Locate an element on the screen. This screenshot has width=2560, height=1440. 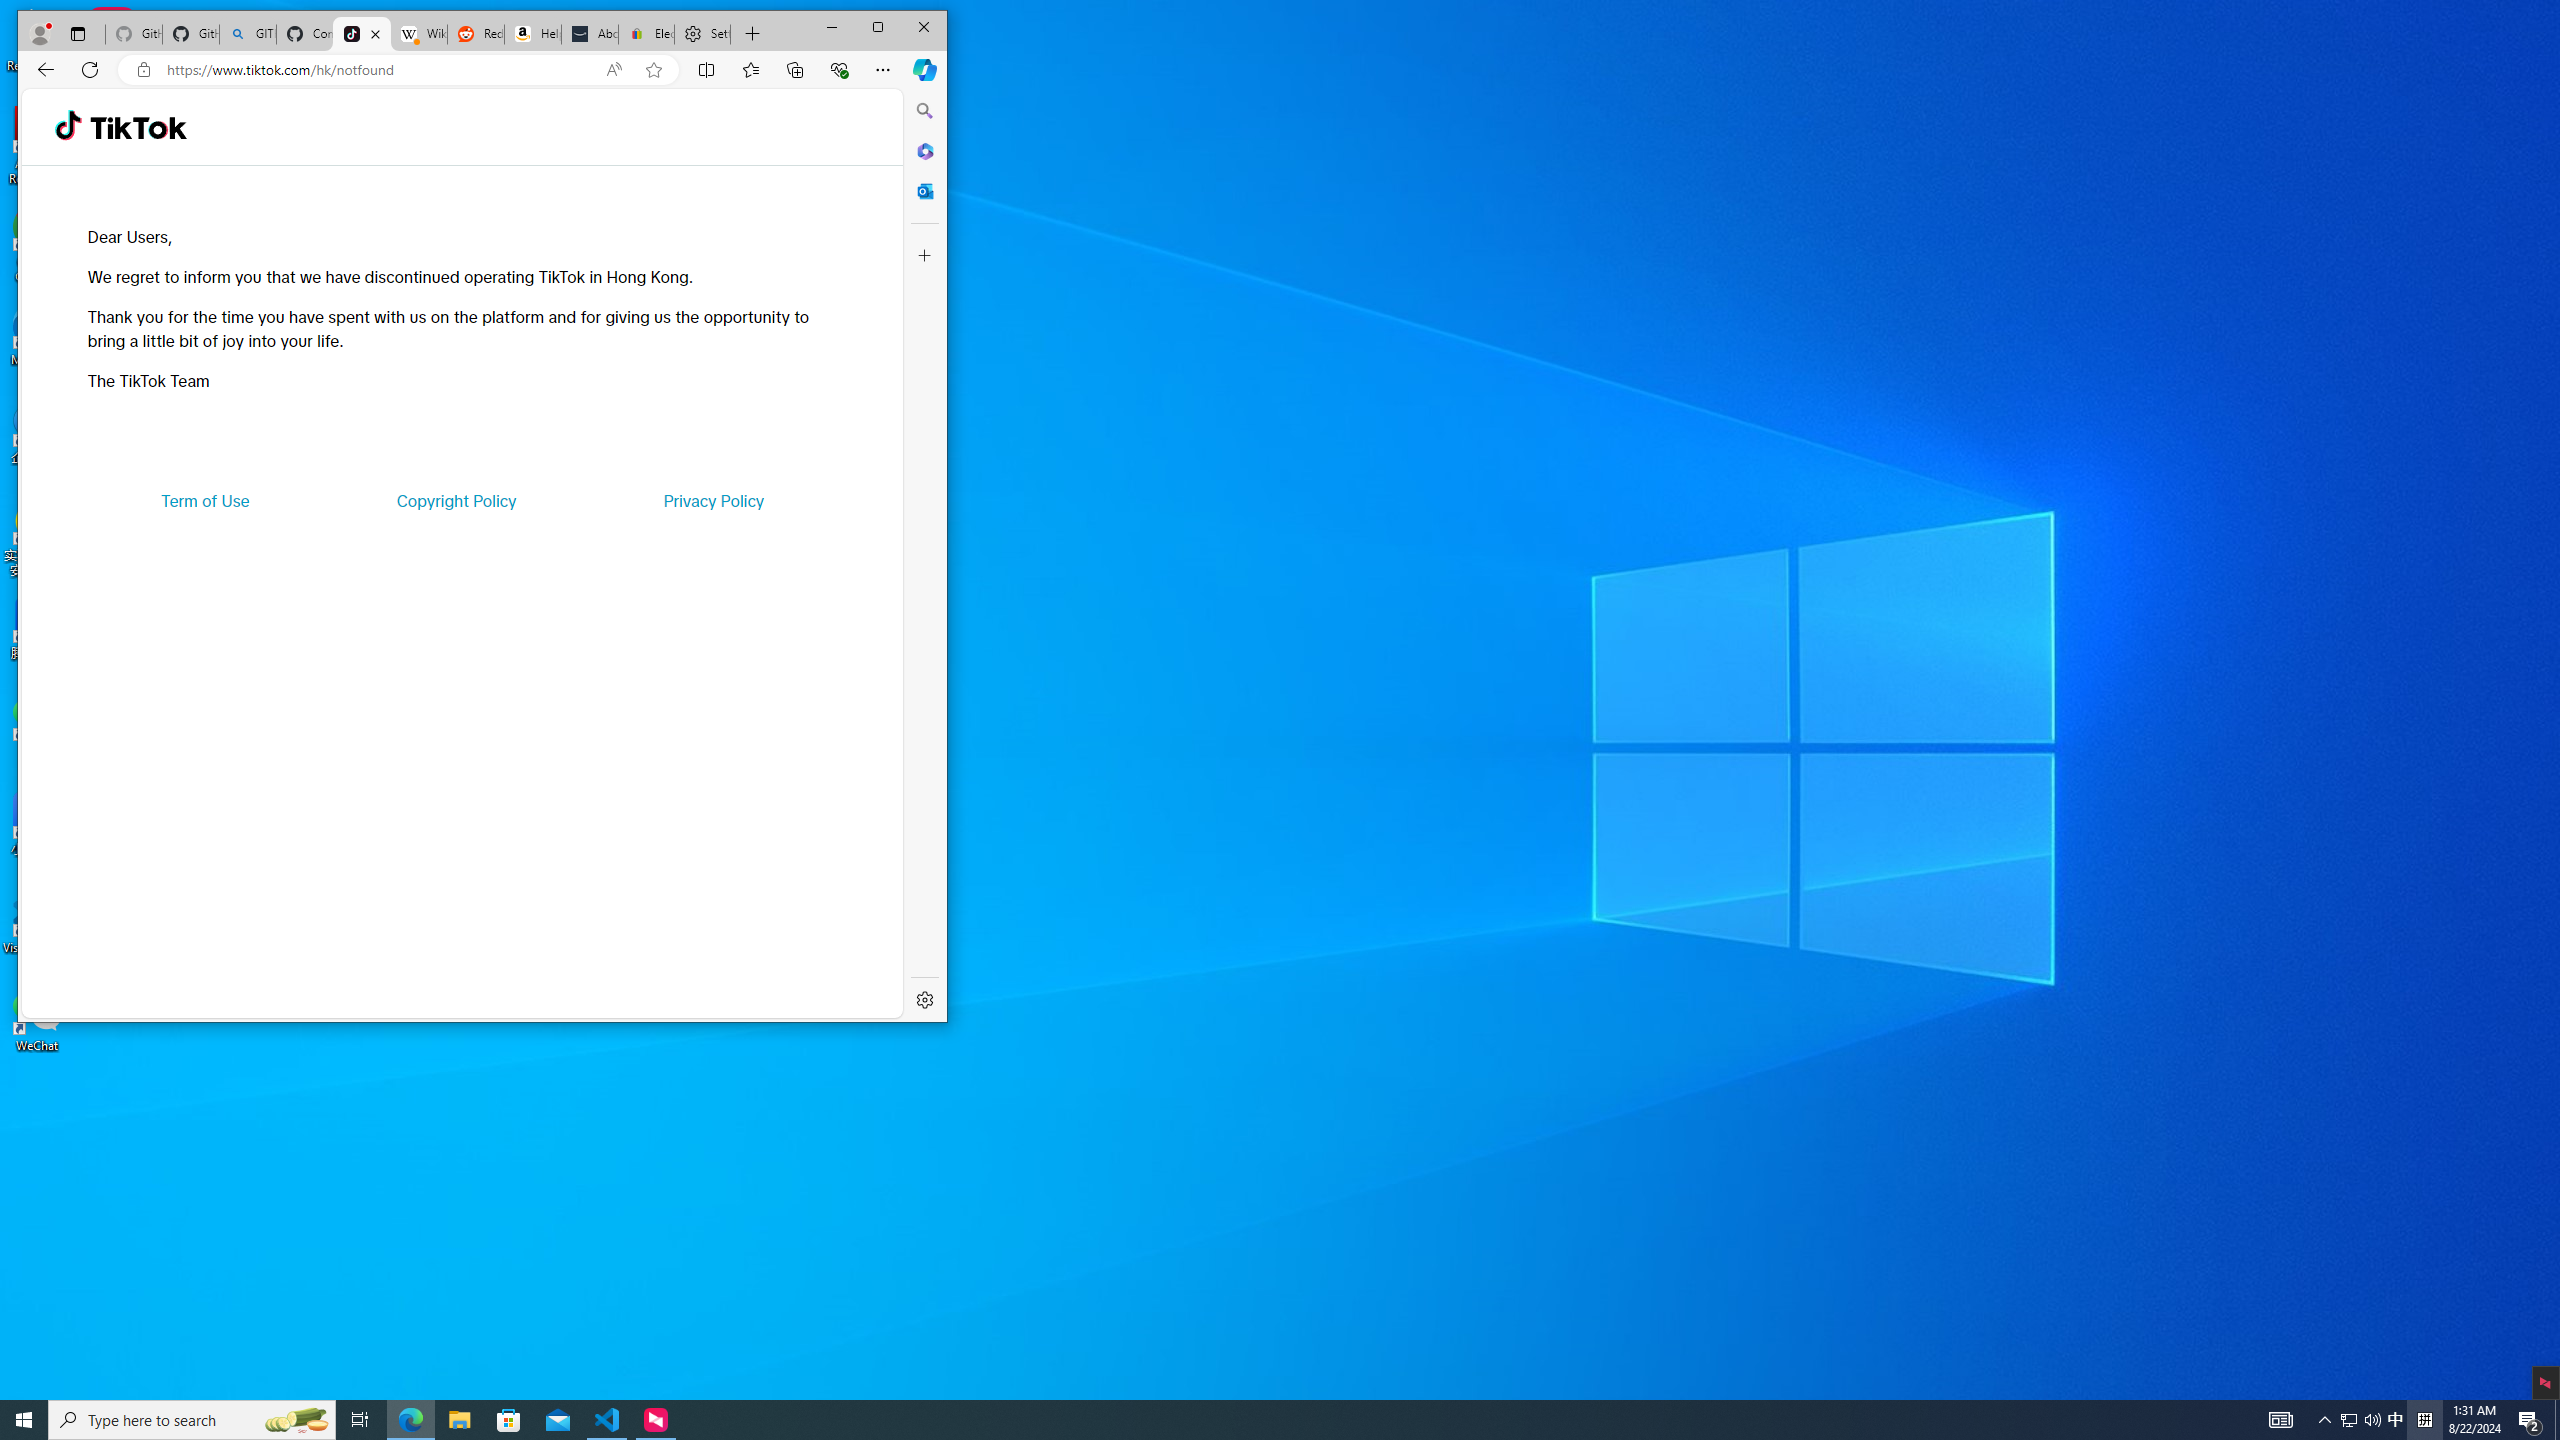
'Notification Chevron' is located at coordinates (2324, 1418).